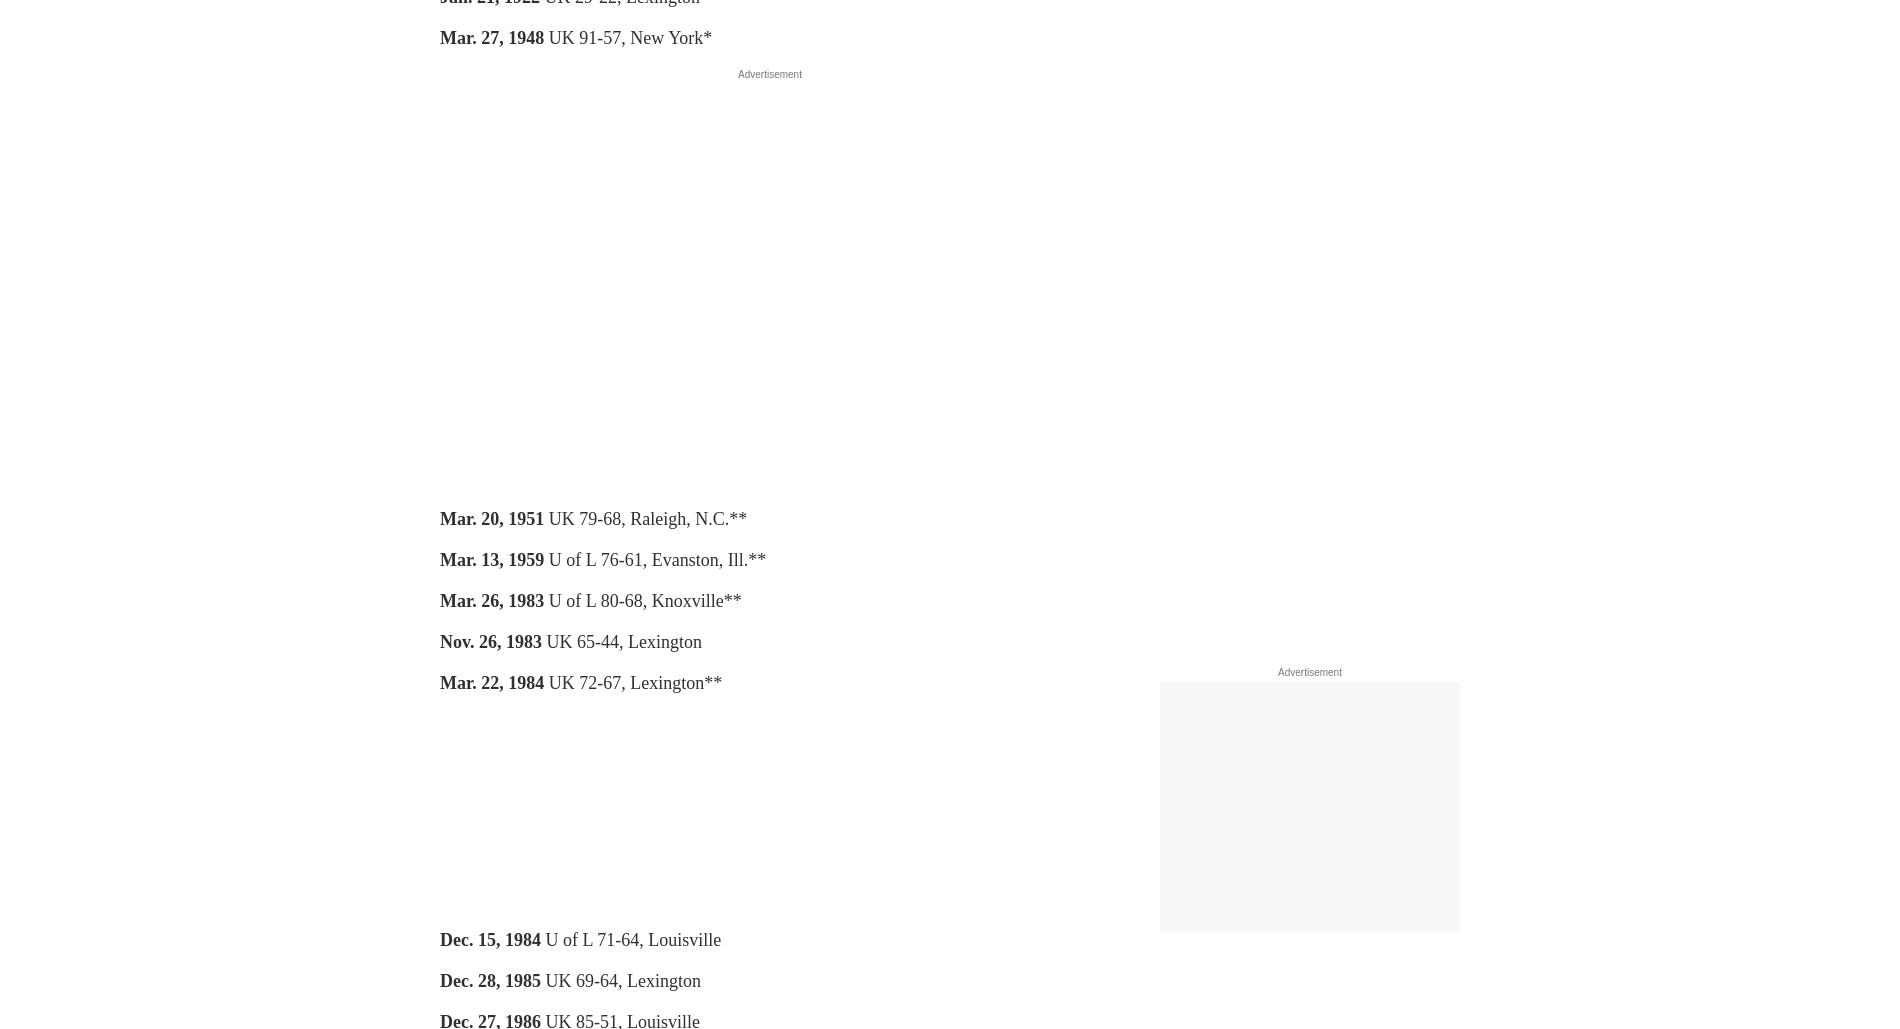 Image resolution: width=1900 pixels, height=1029 pixels. I want to click on 'Mar. 22, 1984', so click(491, 682).